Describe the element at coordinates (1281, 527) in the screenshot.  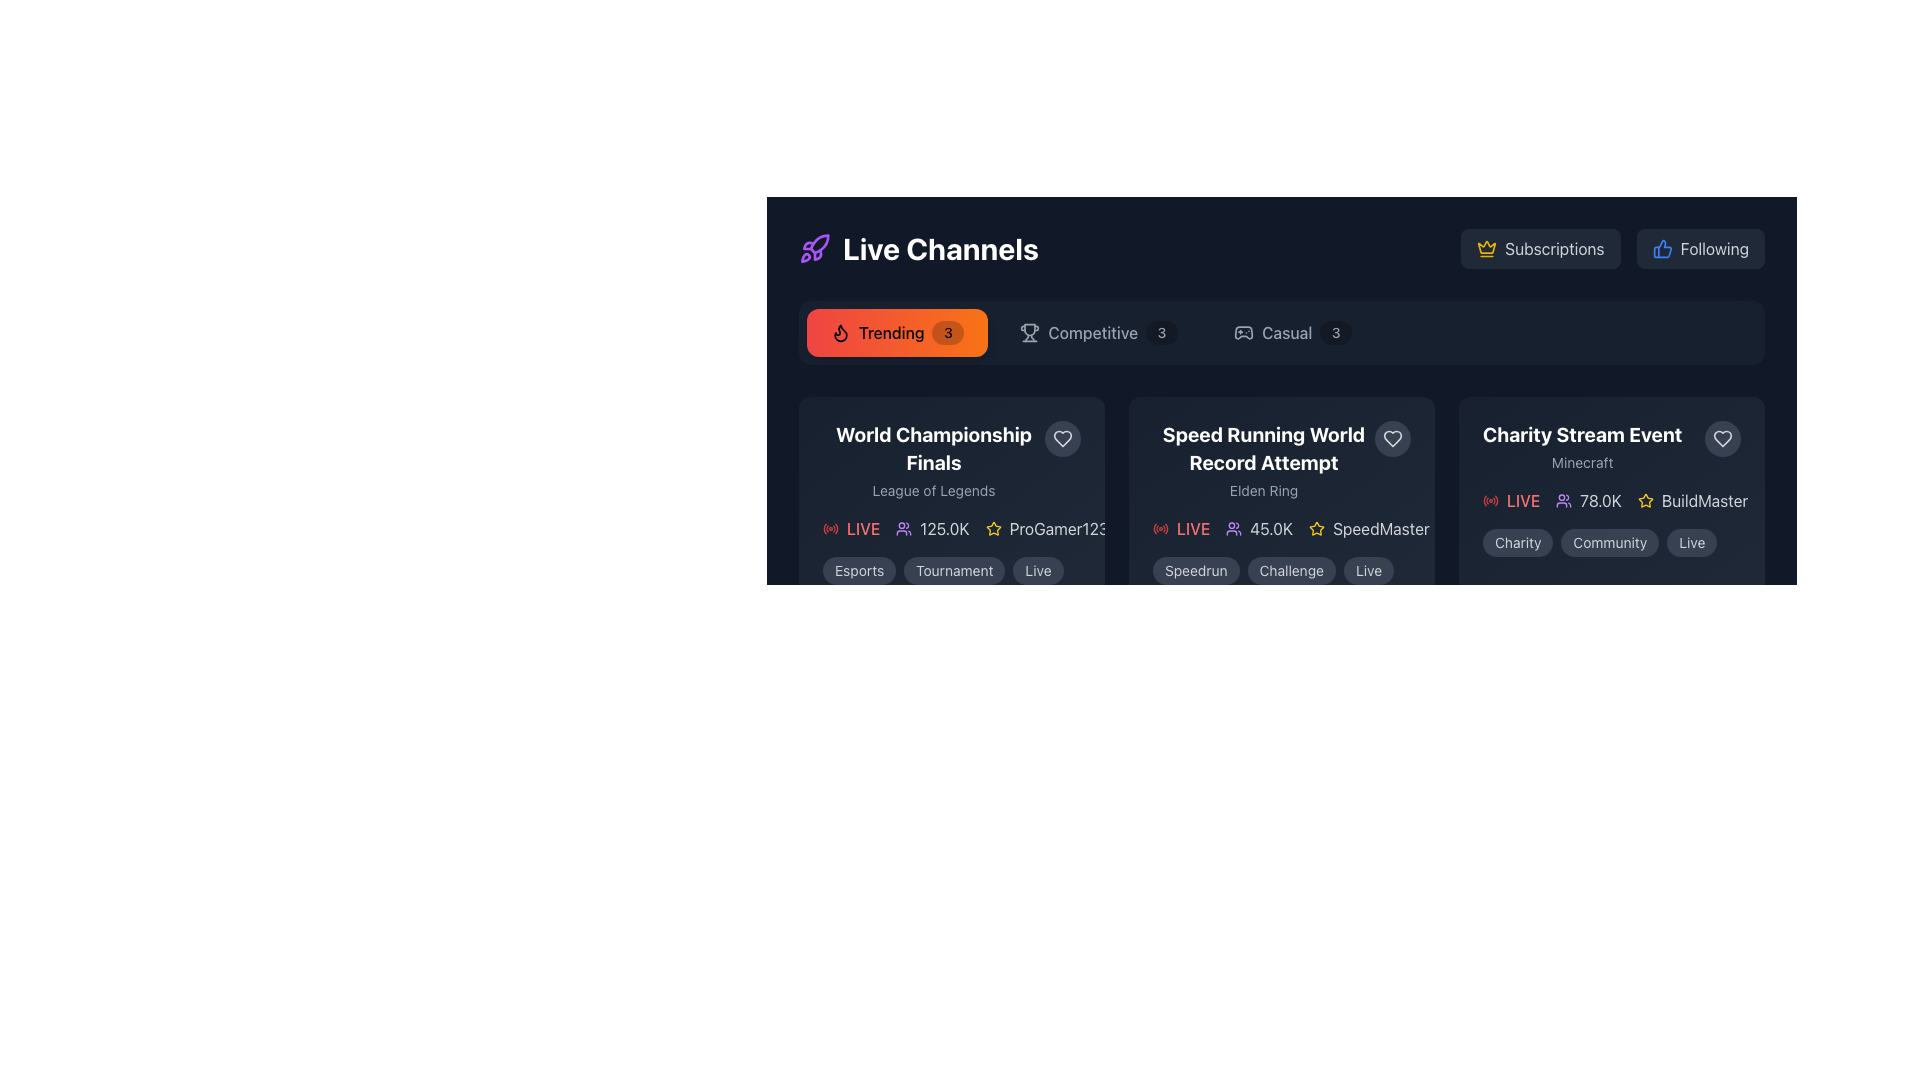
I see `the username 'SpeedMaster' in the informational row that includes a live indicator and viewer count for additional information` at that location.